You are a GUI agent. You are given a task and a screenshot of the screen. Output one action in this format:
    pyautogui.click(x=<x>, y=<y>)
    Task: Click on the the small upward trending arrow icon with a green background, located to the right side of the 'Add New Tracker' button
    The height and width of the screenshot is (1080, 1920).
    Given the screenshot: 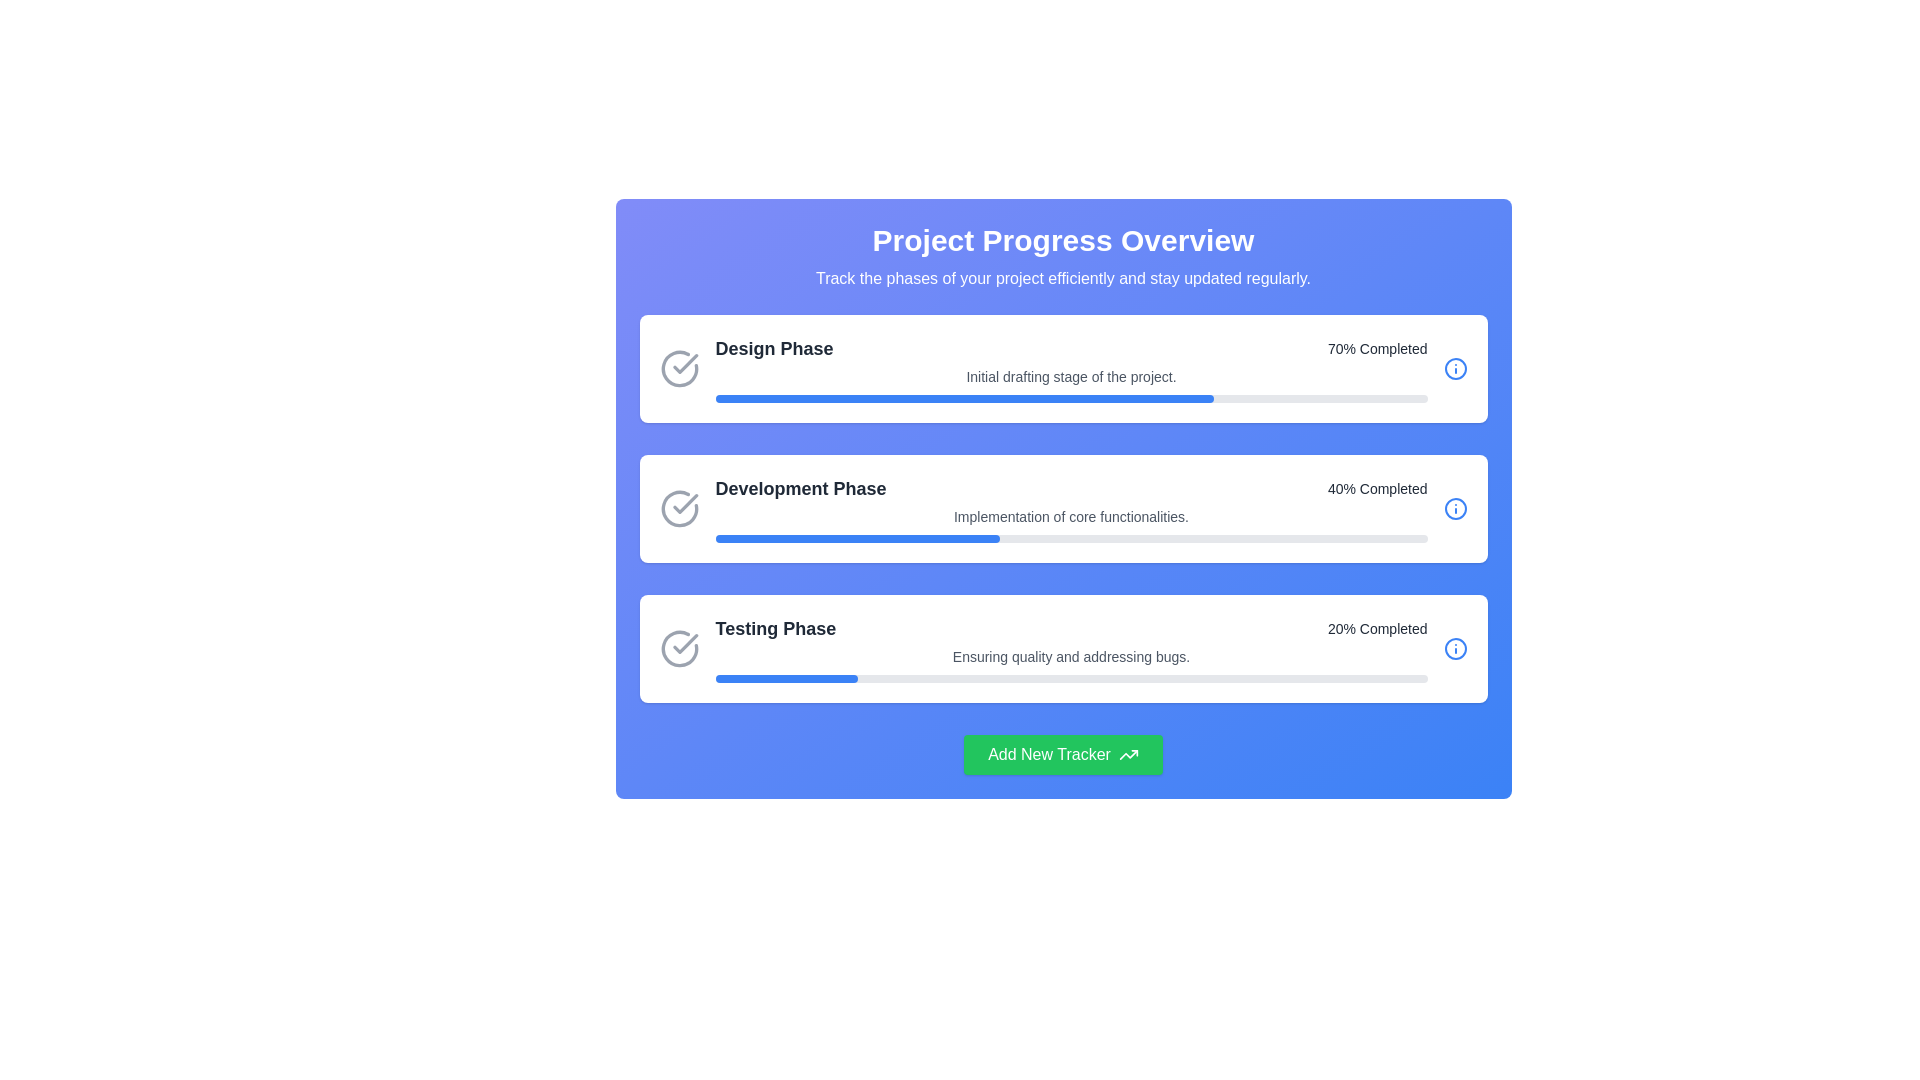 What is the action you would take?
    pyautogui.click(x=1128, y=755)
    